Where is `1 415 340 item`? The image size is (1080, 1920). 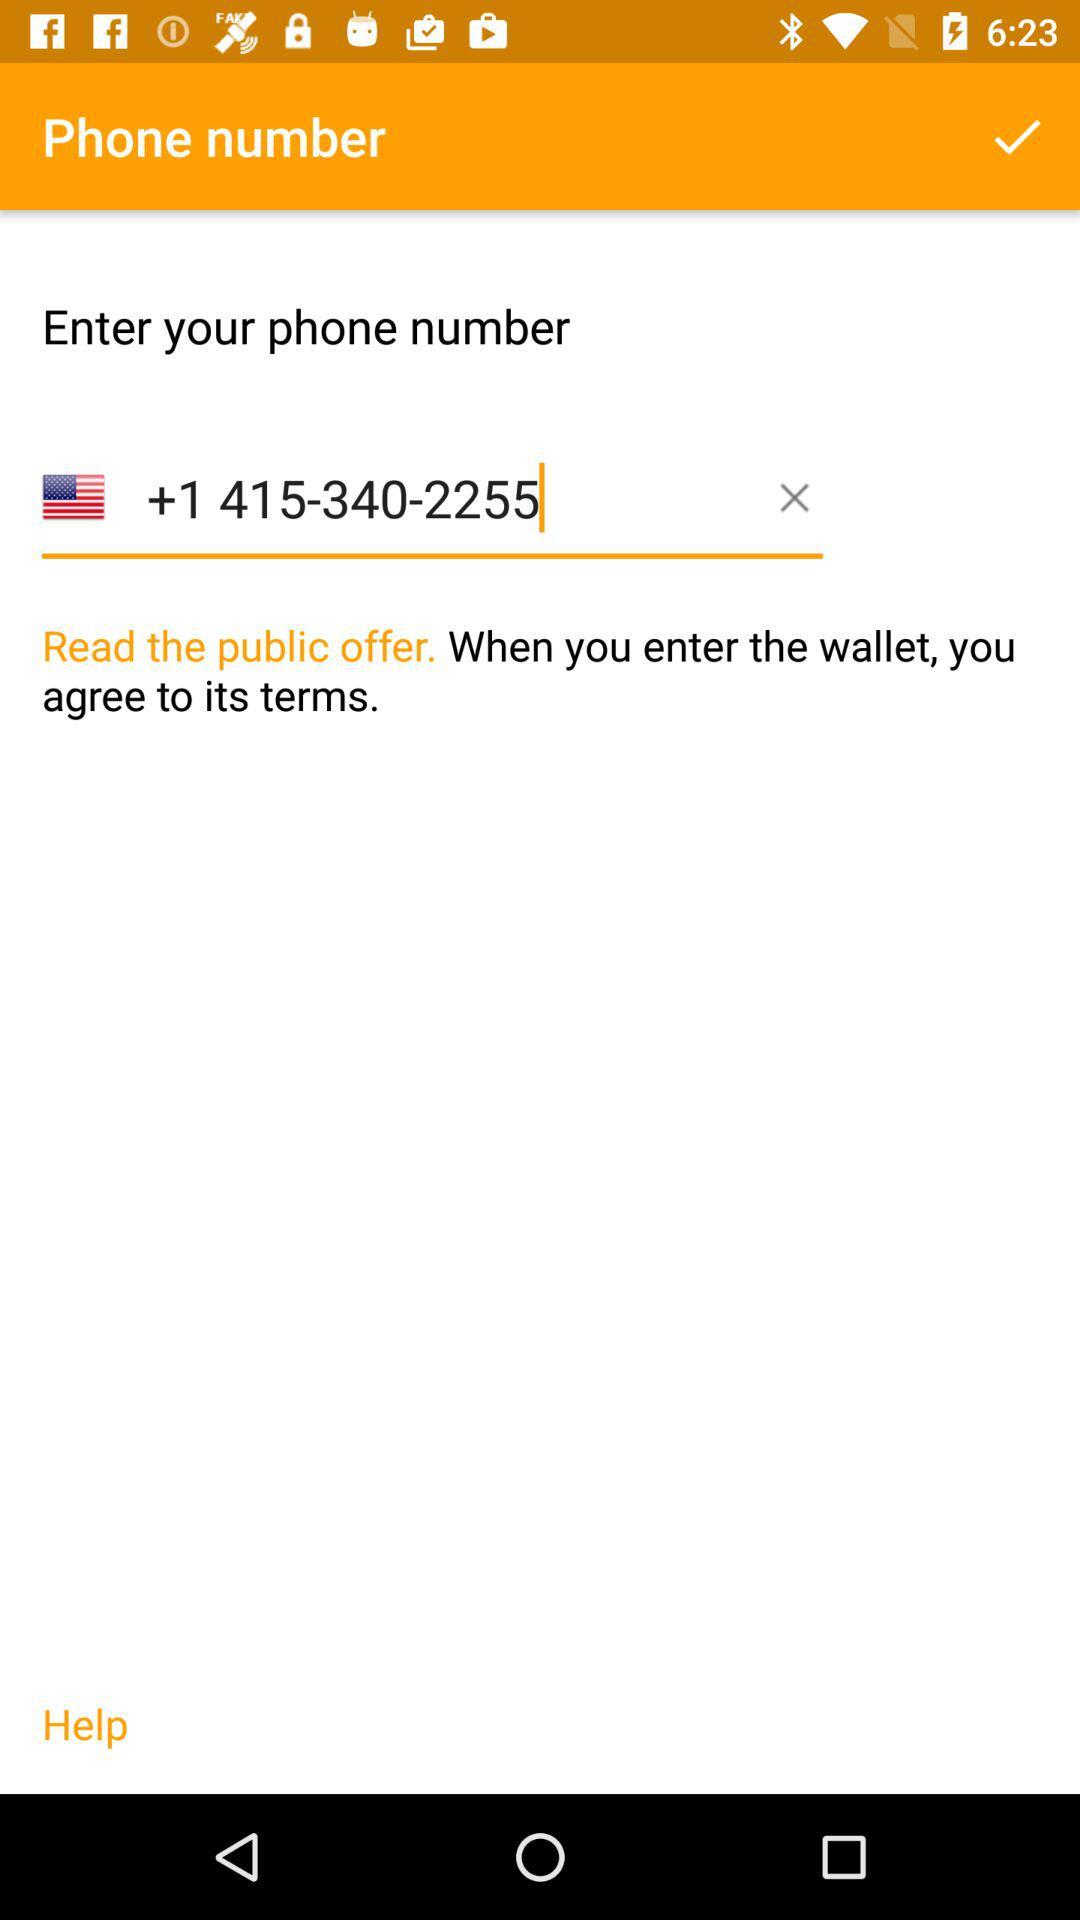 1 415 340 item is located at coordinates (431, 529).